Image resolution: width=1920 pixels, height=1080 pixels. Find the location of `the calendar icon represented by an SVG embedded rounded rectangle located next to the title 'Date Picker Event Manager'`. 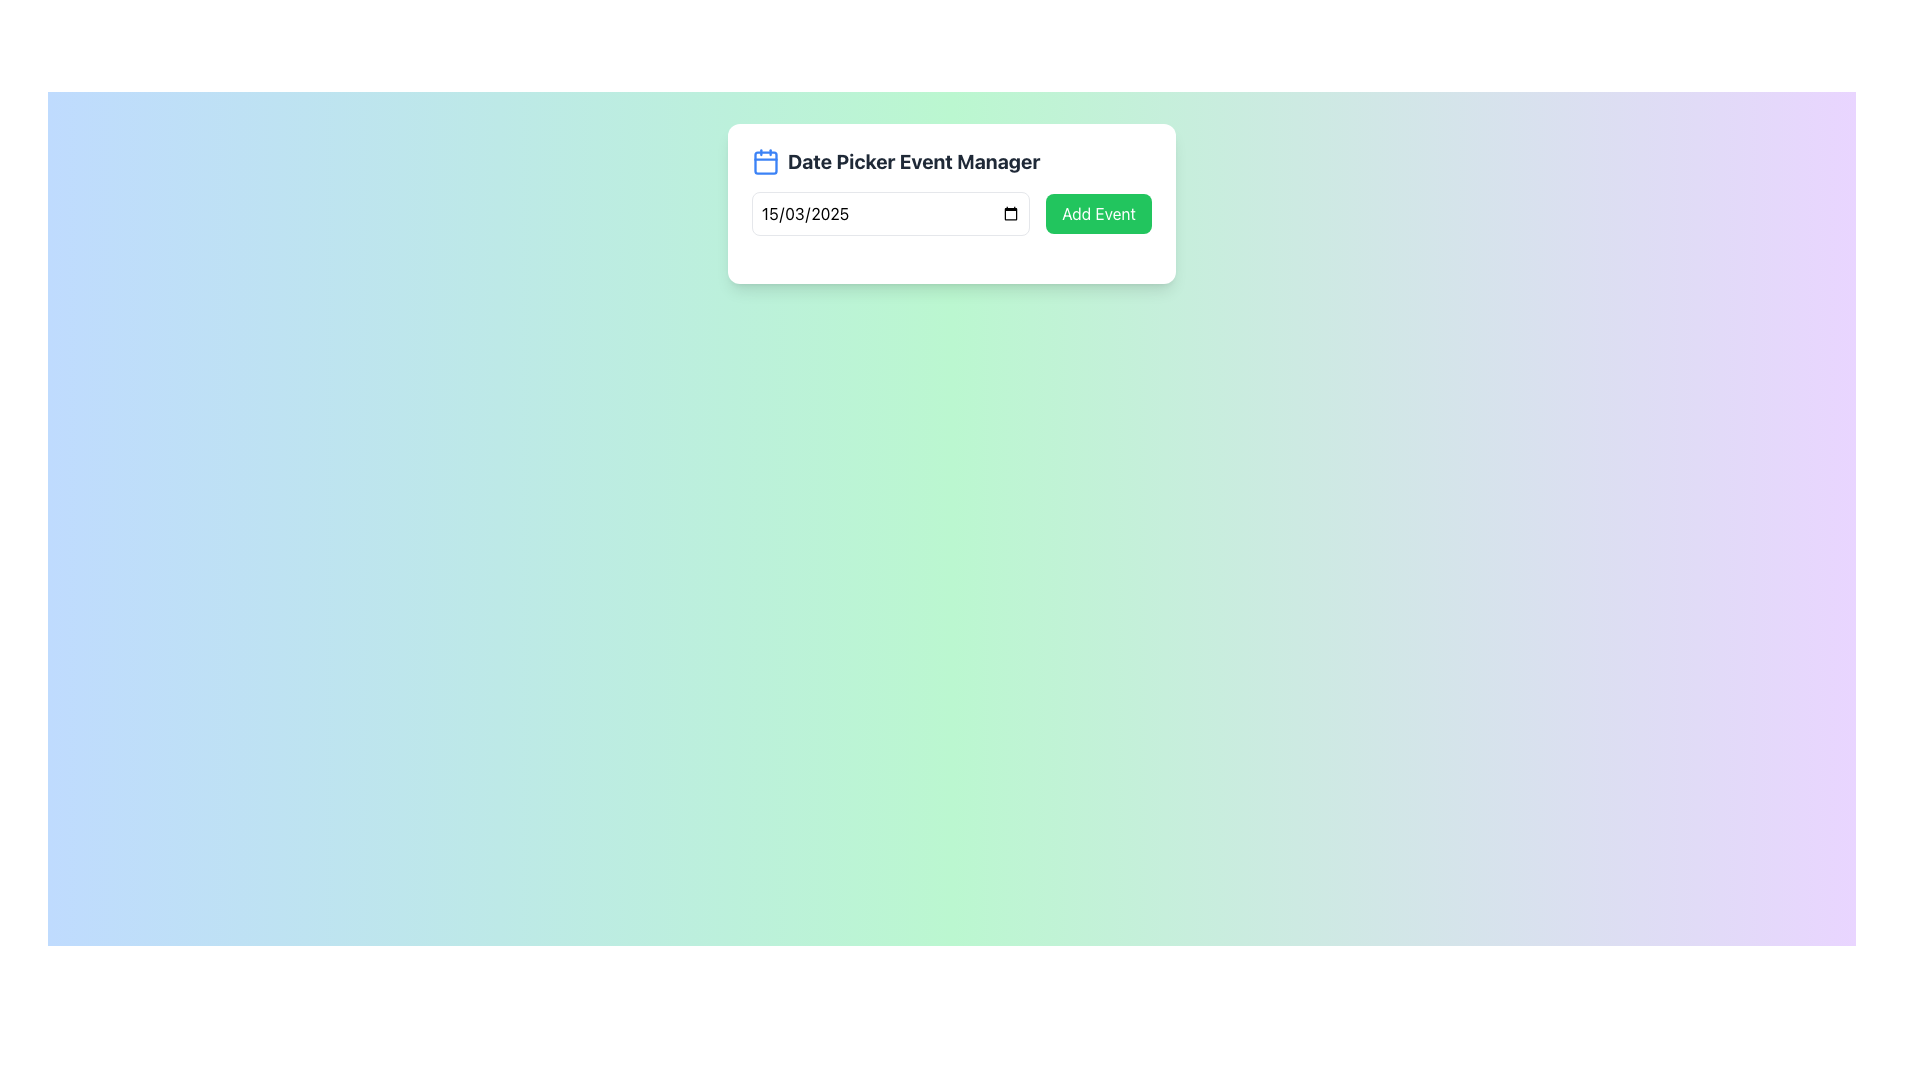

the calendar icon represented by an SVG embedded rounded rectangle located next to the title 'Date Picker Event Manager' is located at coordinates (765, 161).